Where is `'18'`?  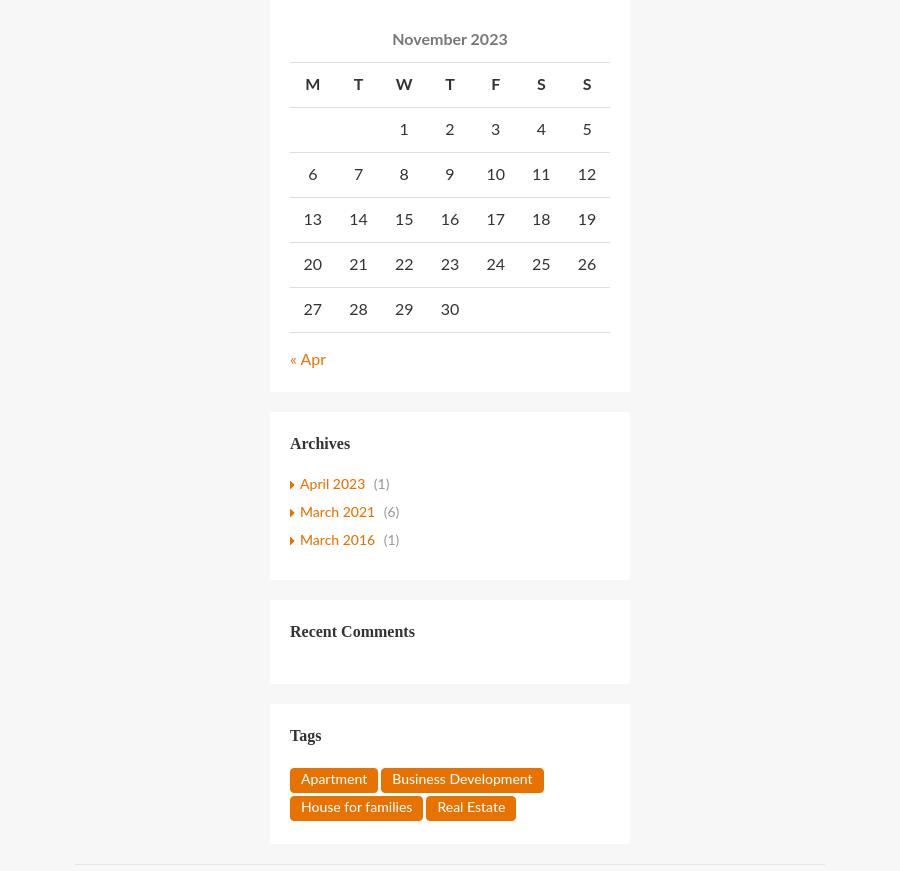
'18' is located at coordinates (539, 218).